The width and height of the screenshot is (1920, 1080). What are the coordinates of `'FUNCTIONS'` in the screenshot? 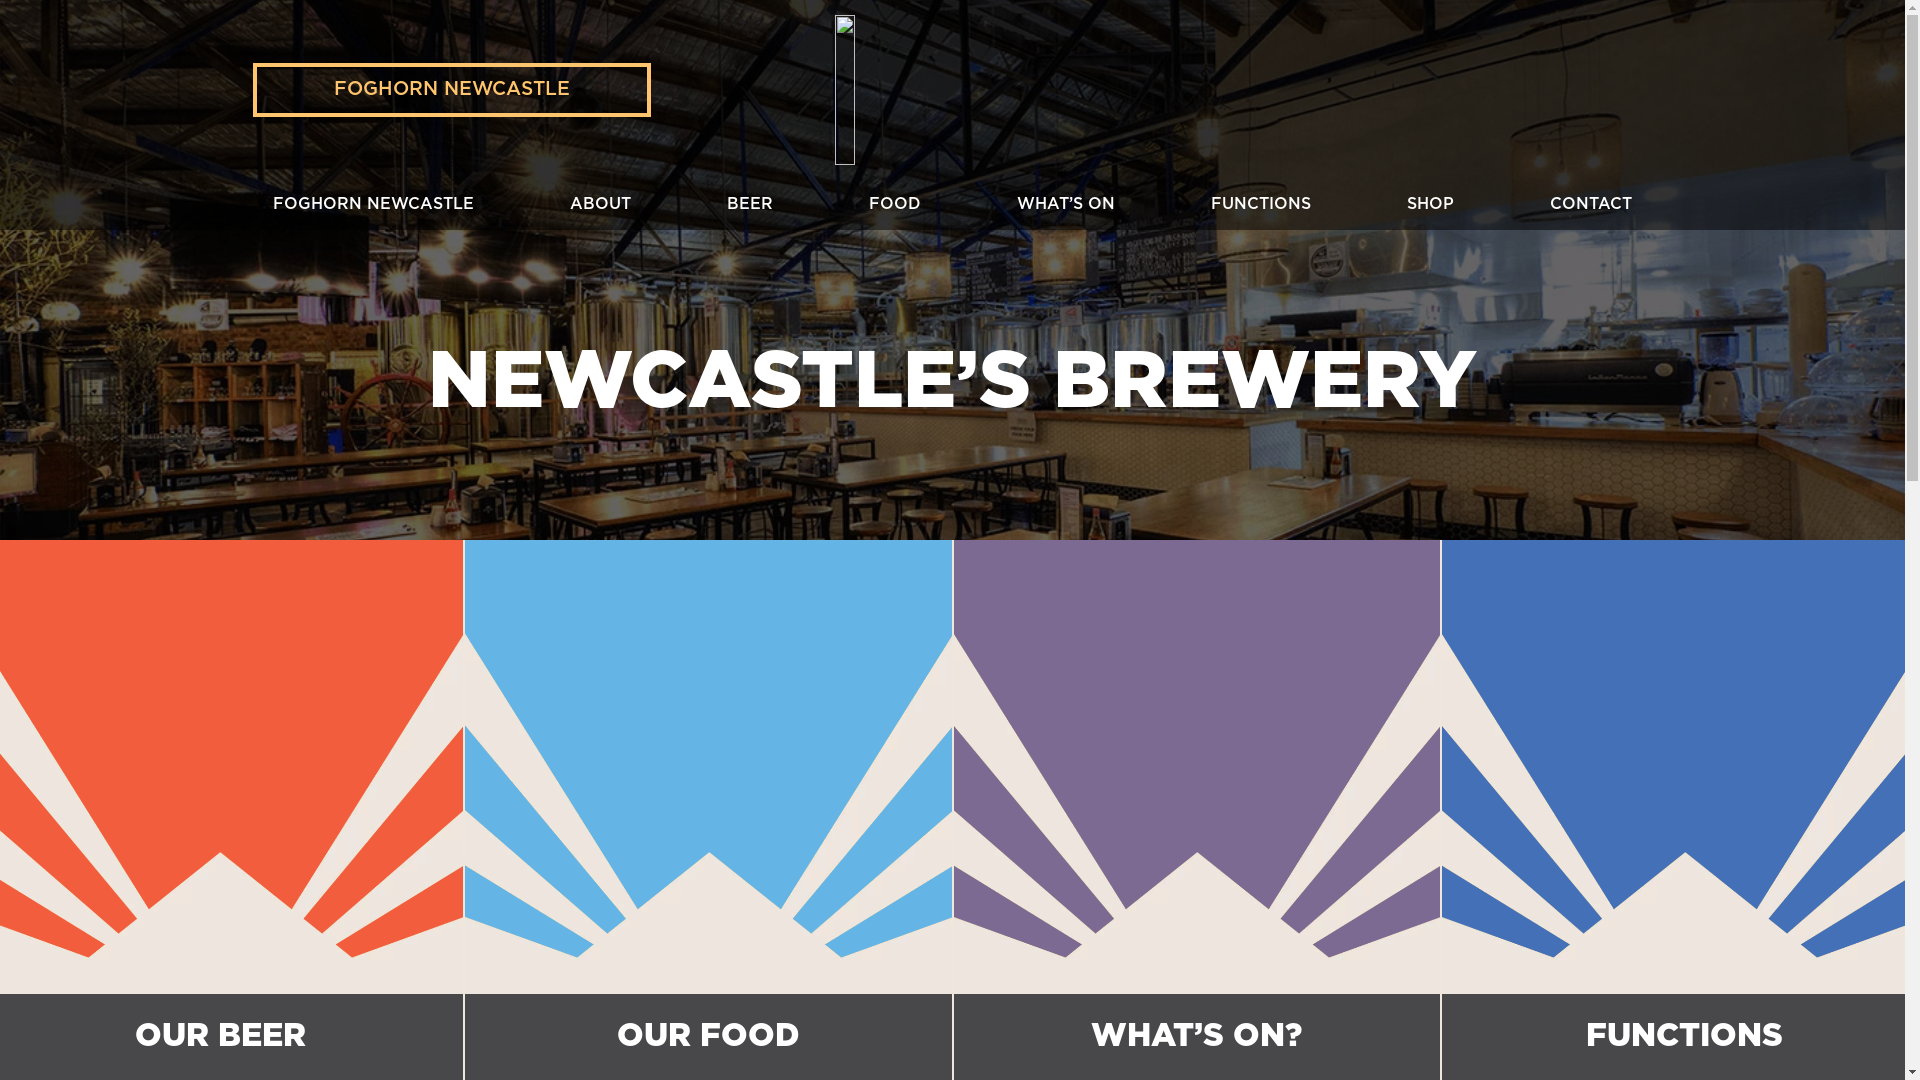 It's located at (1260, 204).